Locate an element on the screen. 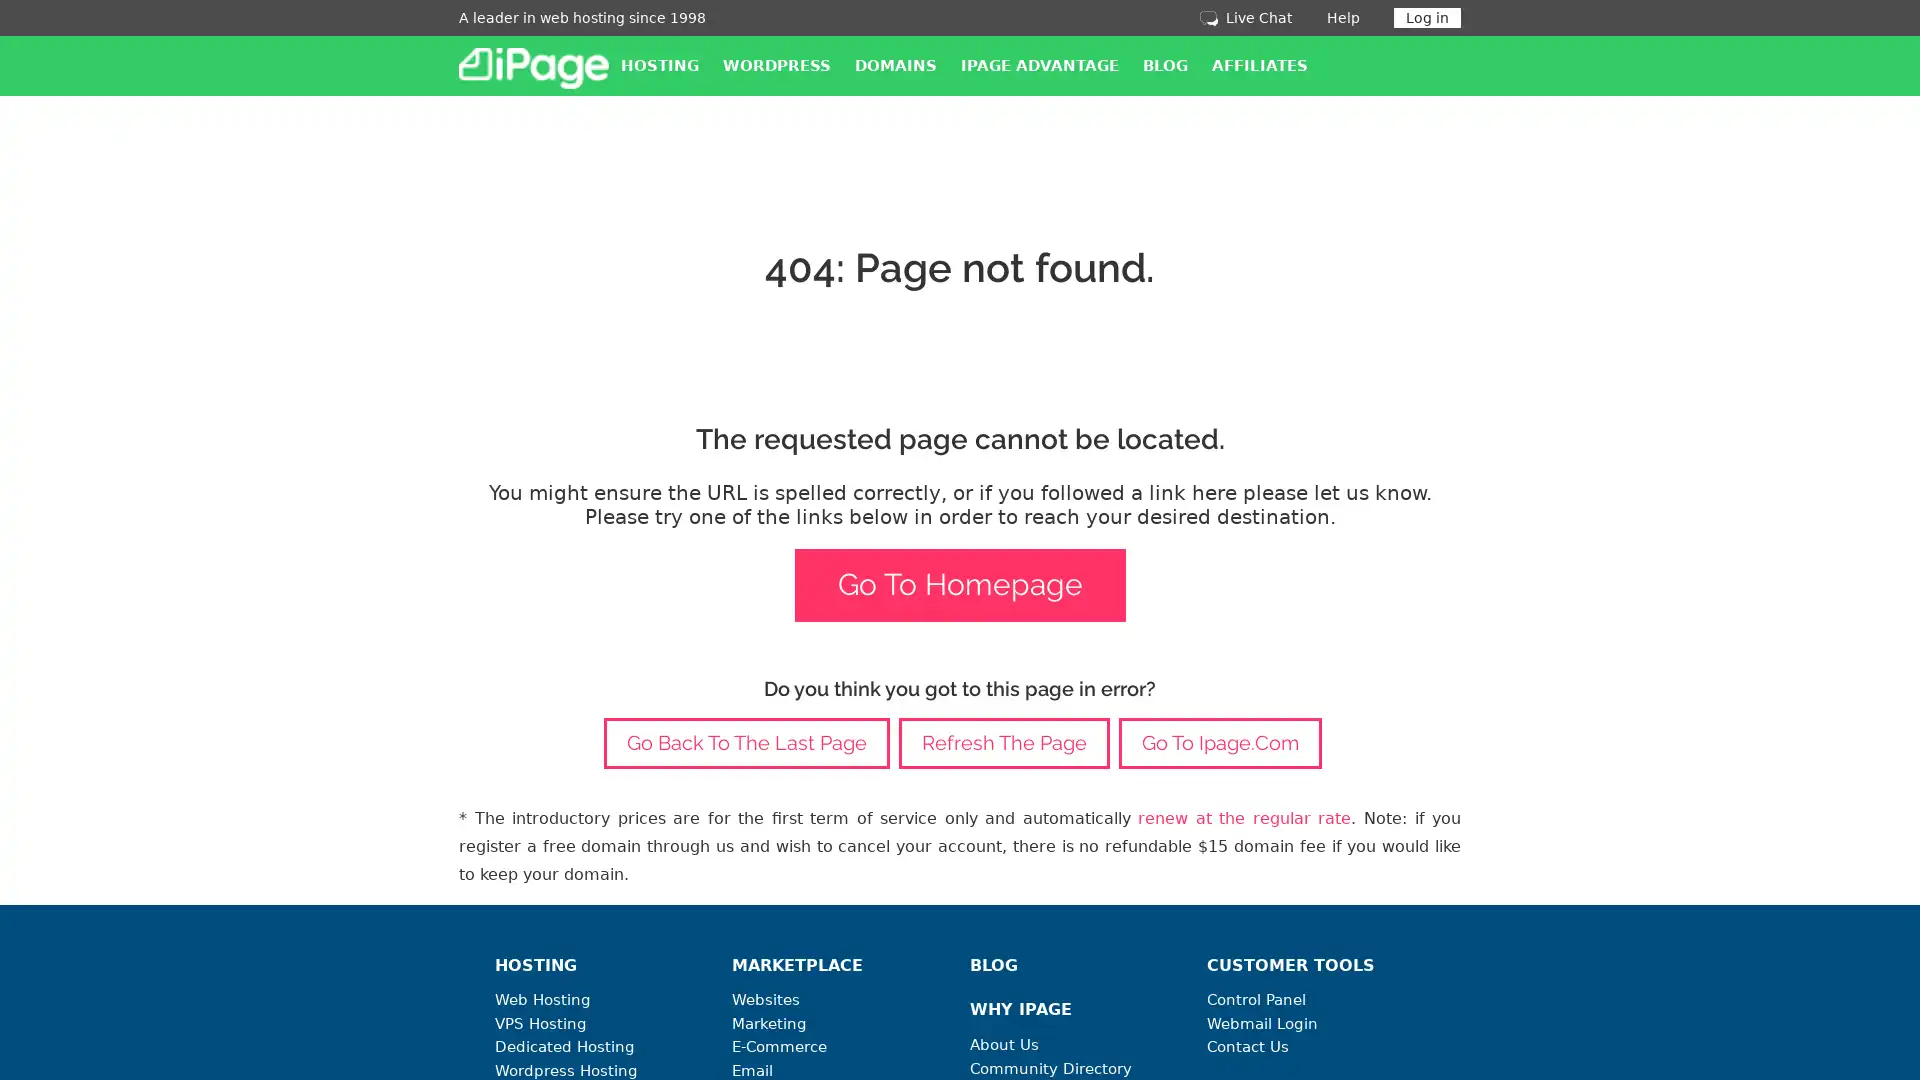 The image size is (1920, 1080). Cookies Settings is located at coordinates (203, 1002).